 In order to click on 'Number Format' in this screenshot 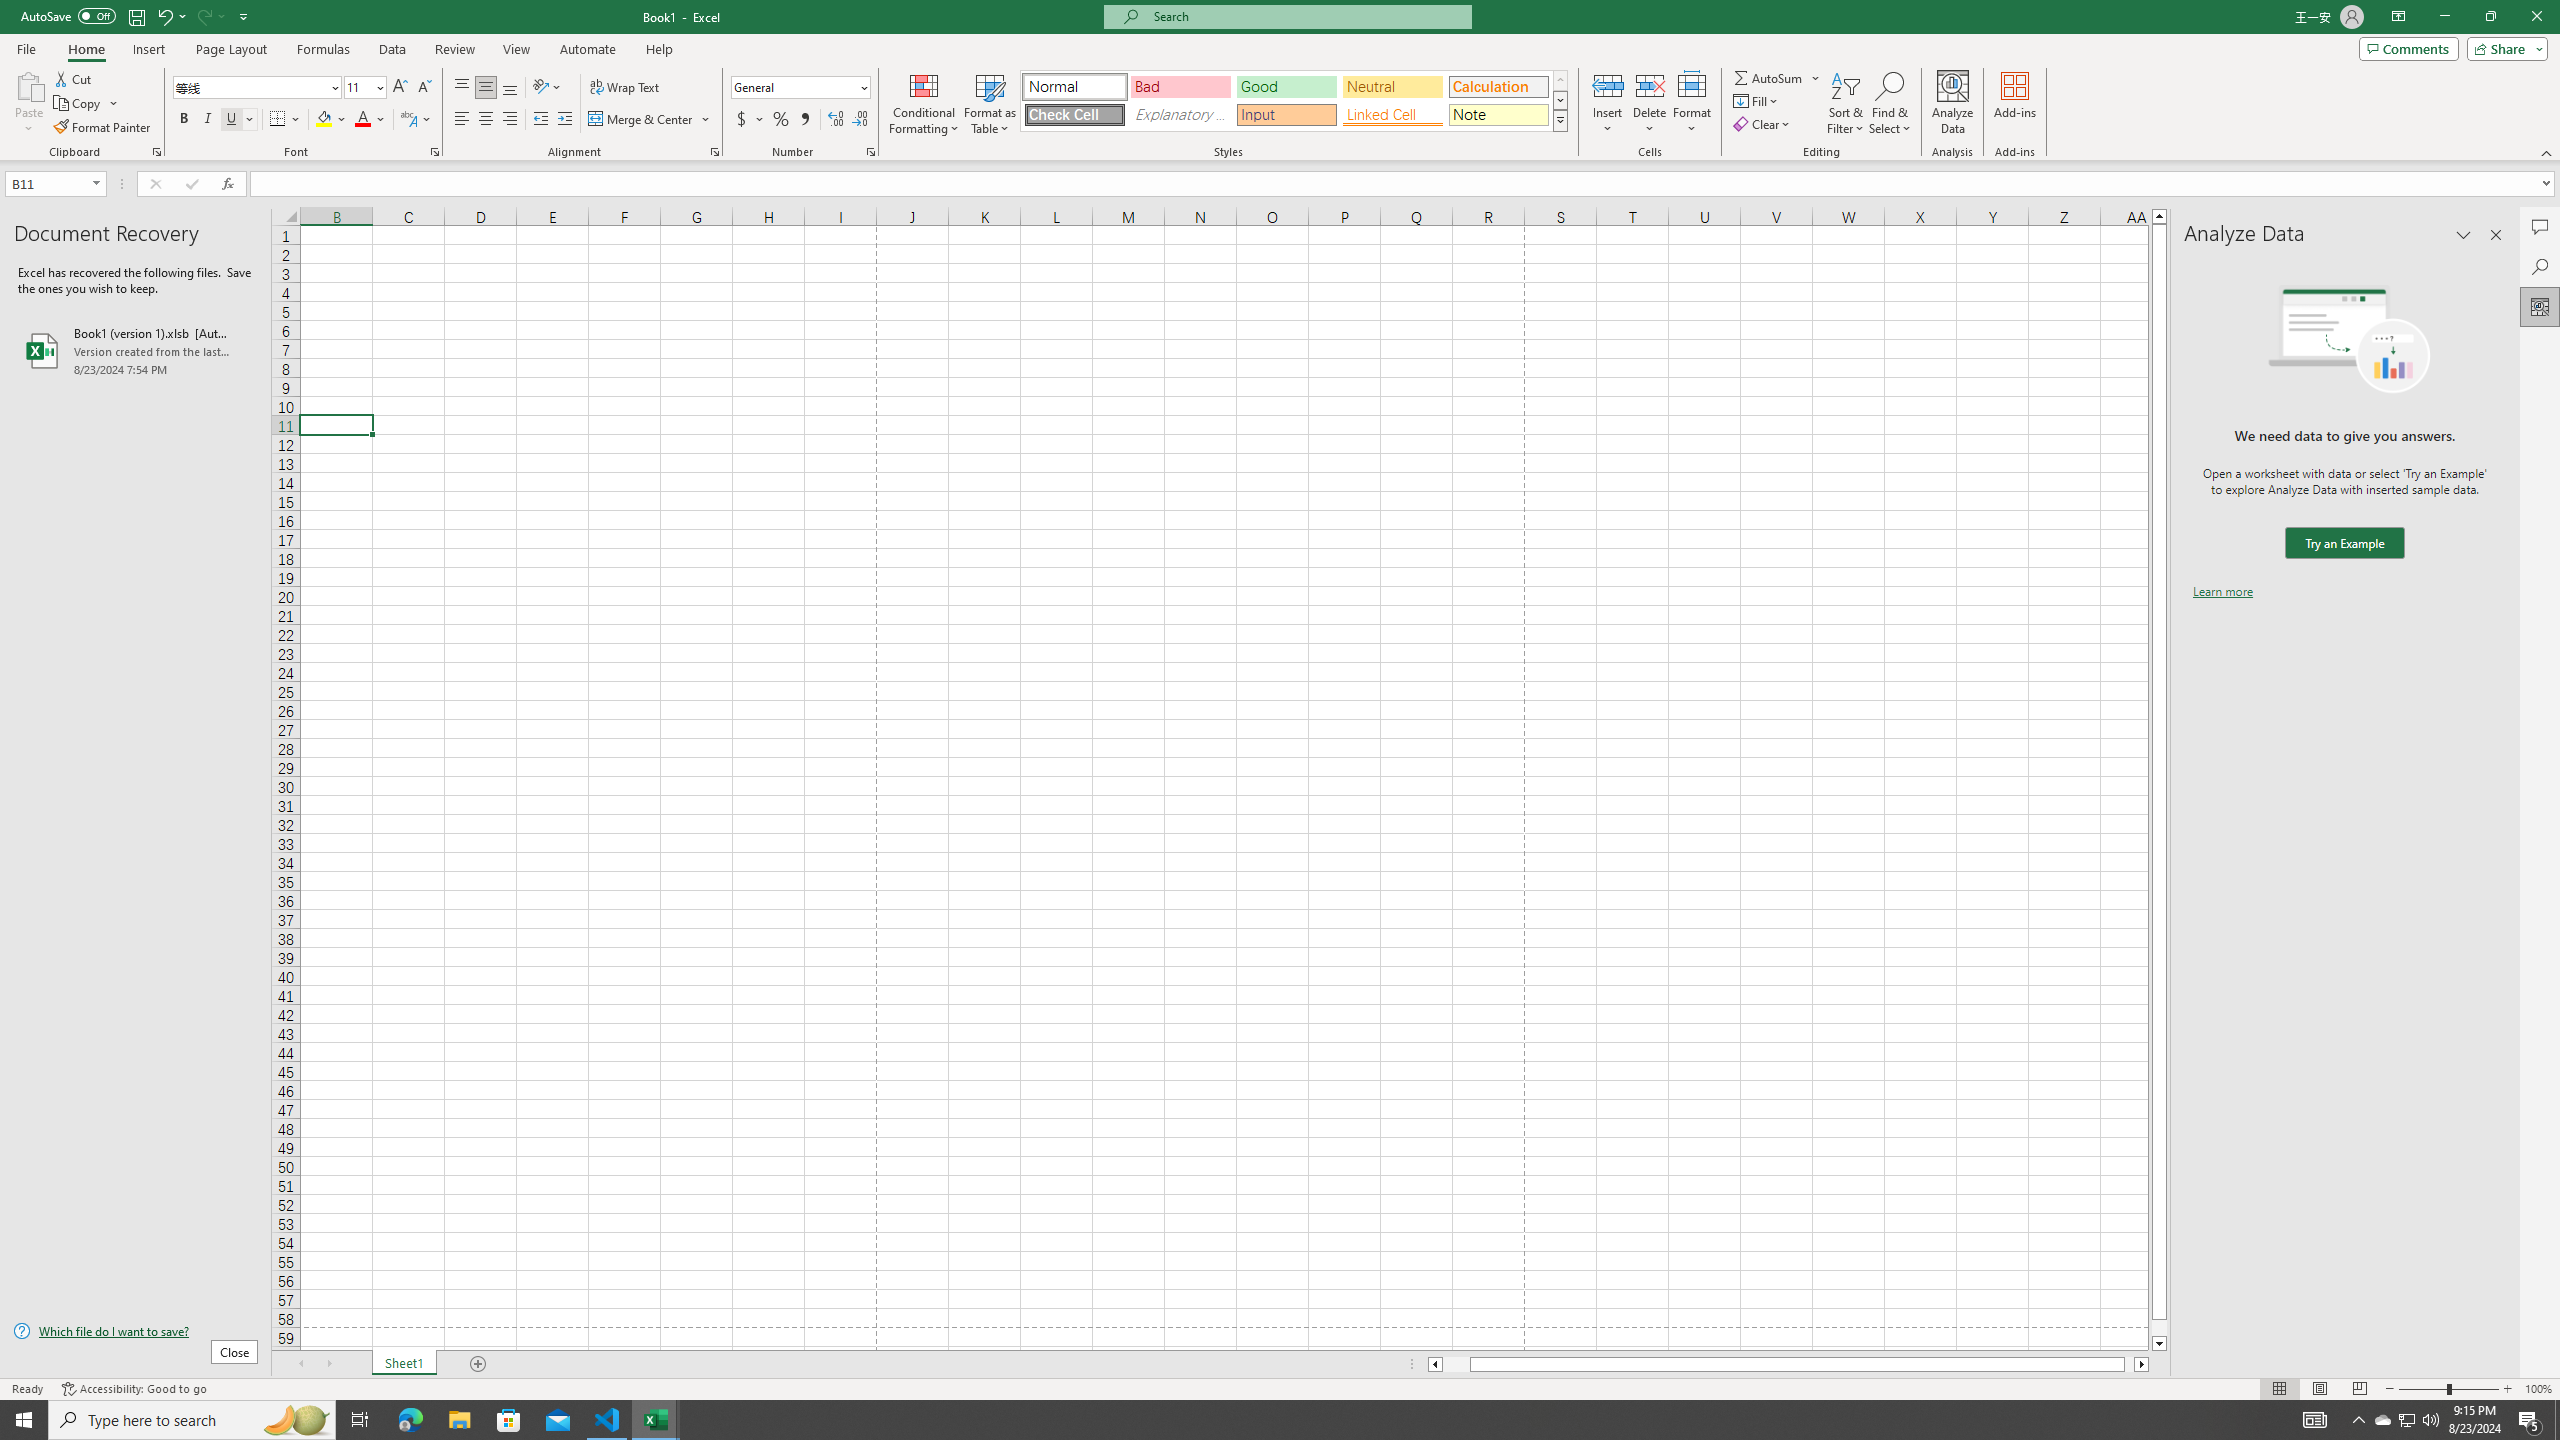, I will do `click(800, 87)`.